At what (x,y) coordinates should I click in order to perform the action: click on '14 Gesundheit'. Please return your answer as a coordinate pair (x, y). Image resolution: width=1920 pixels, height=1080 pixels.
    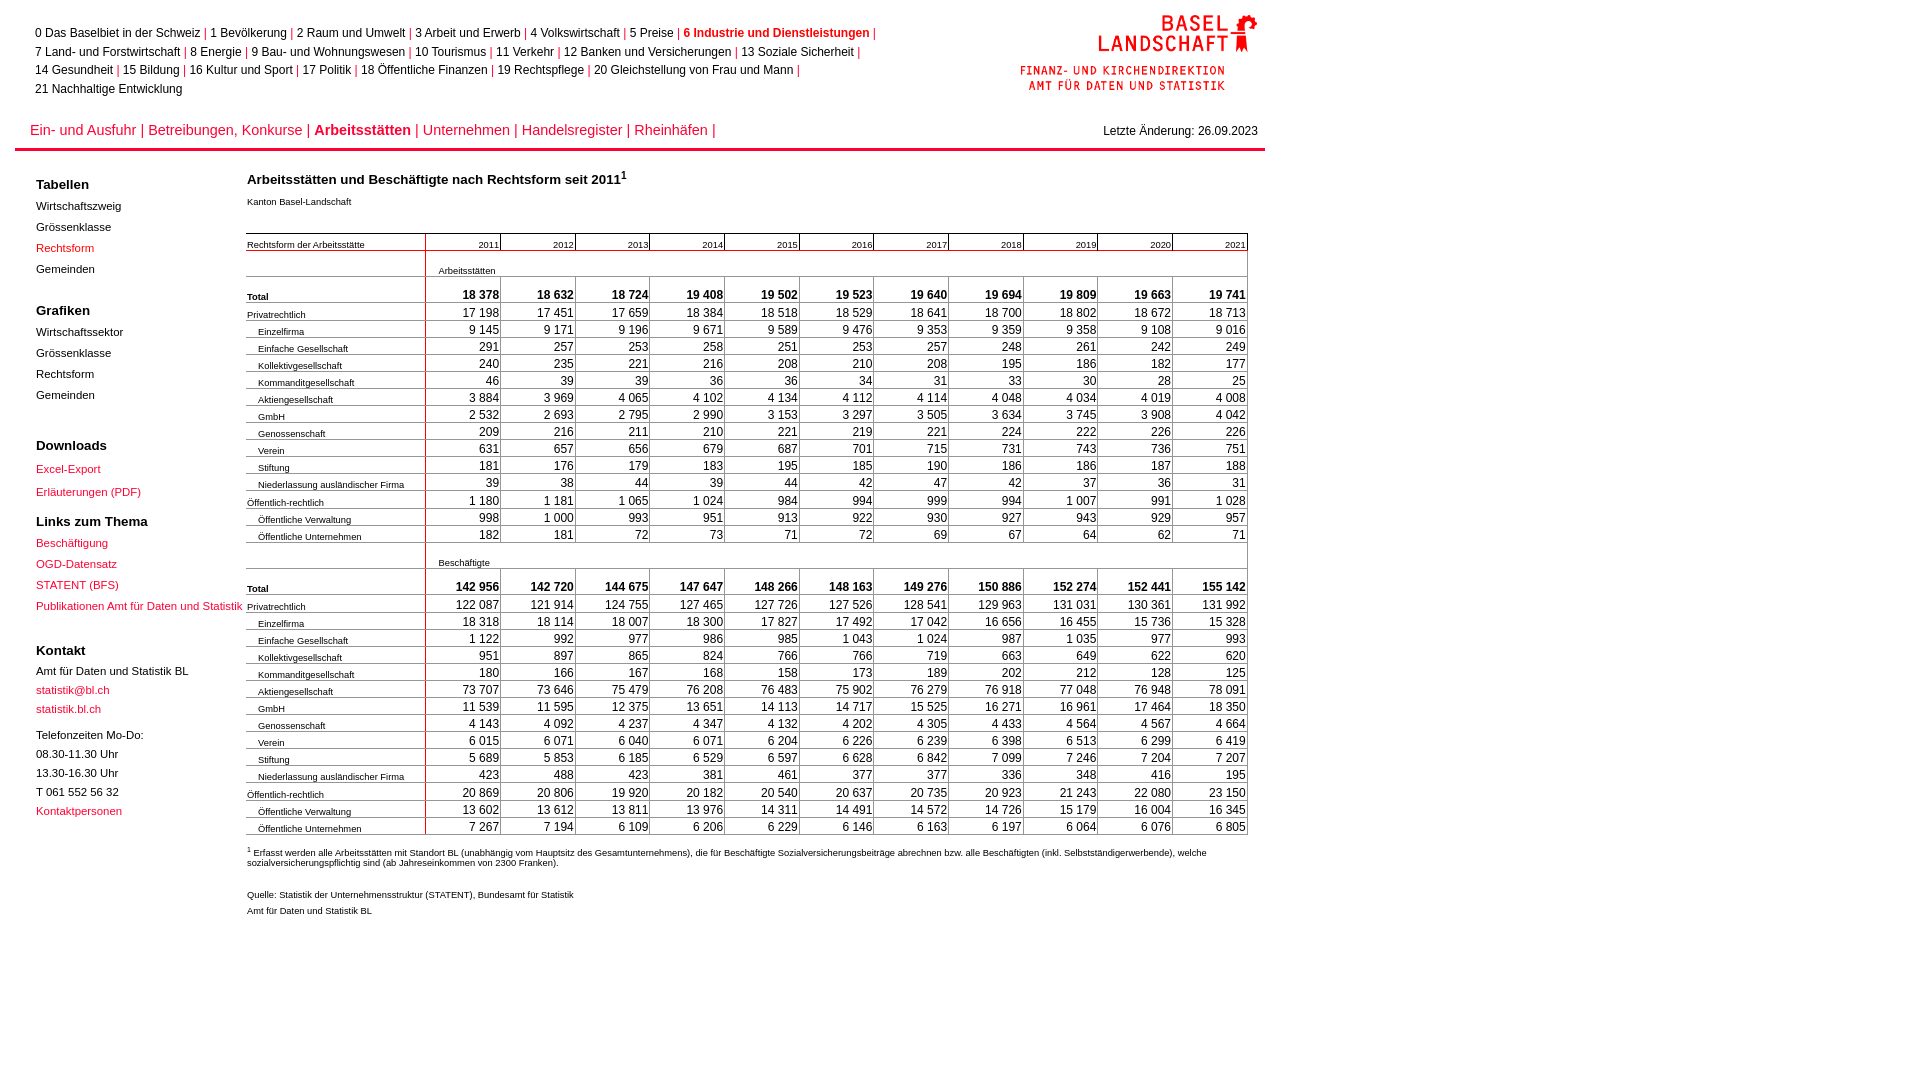
    Looking at the image, I should click on (73, 68).